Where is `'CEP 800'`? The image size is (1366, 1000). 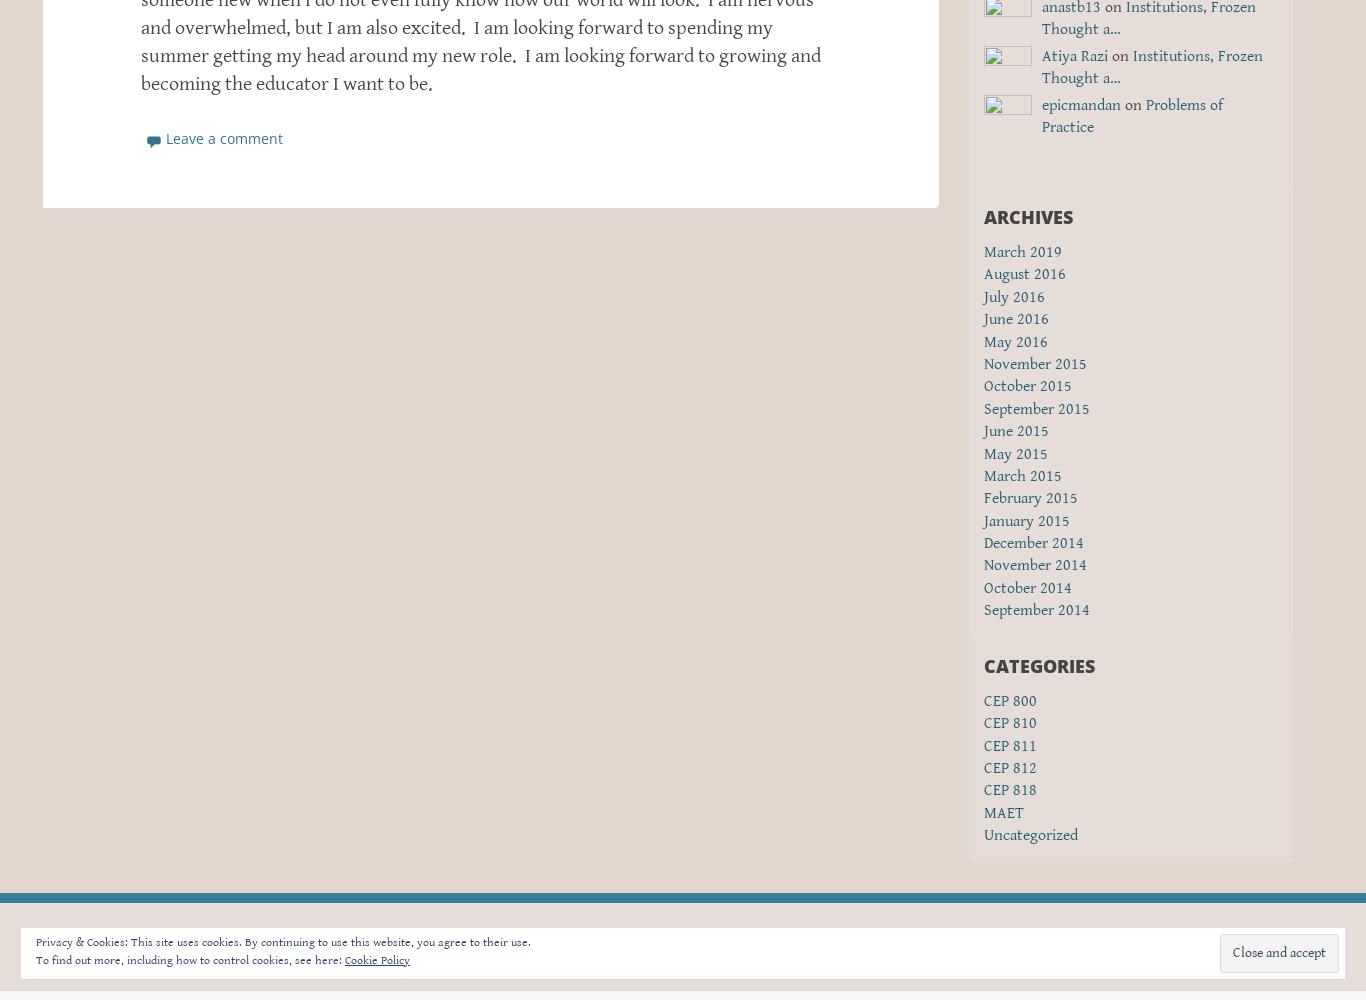
'CEP 800' is located at coordinates (984, 699).